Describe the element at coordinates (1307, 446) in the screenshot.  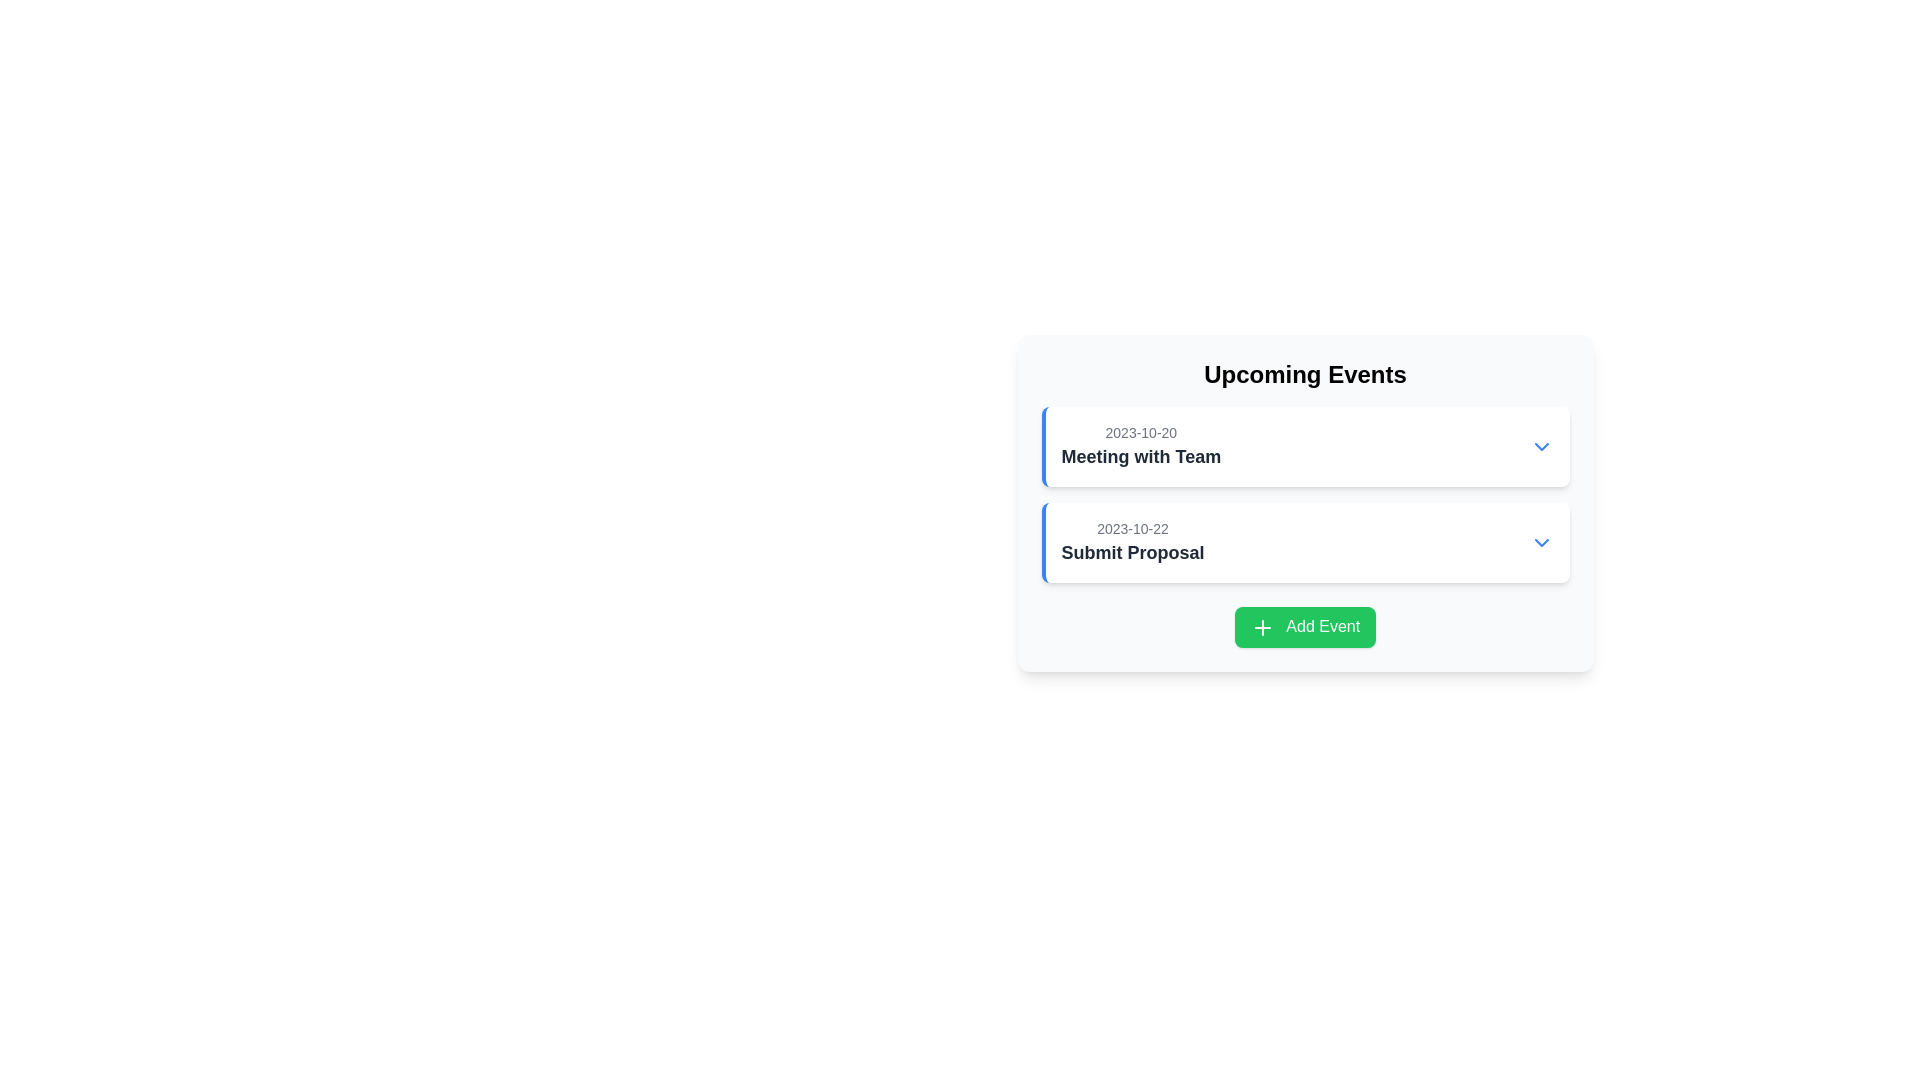
I see `the Event entry with expandable details, which shows the date and title of the event, located in the 'Upcoming Events' section with a blue left border` at that location.